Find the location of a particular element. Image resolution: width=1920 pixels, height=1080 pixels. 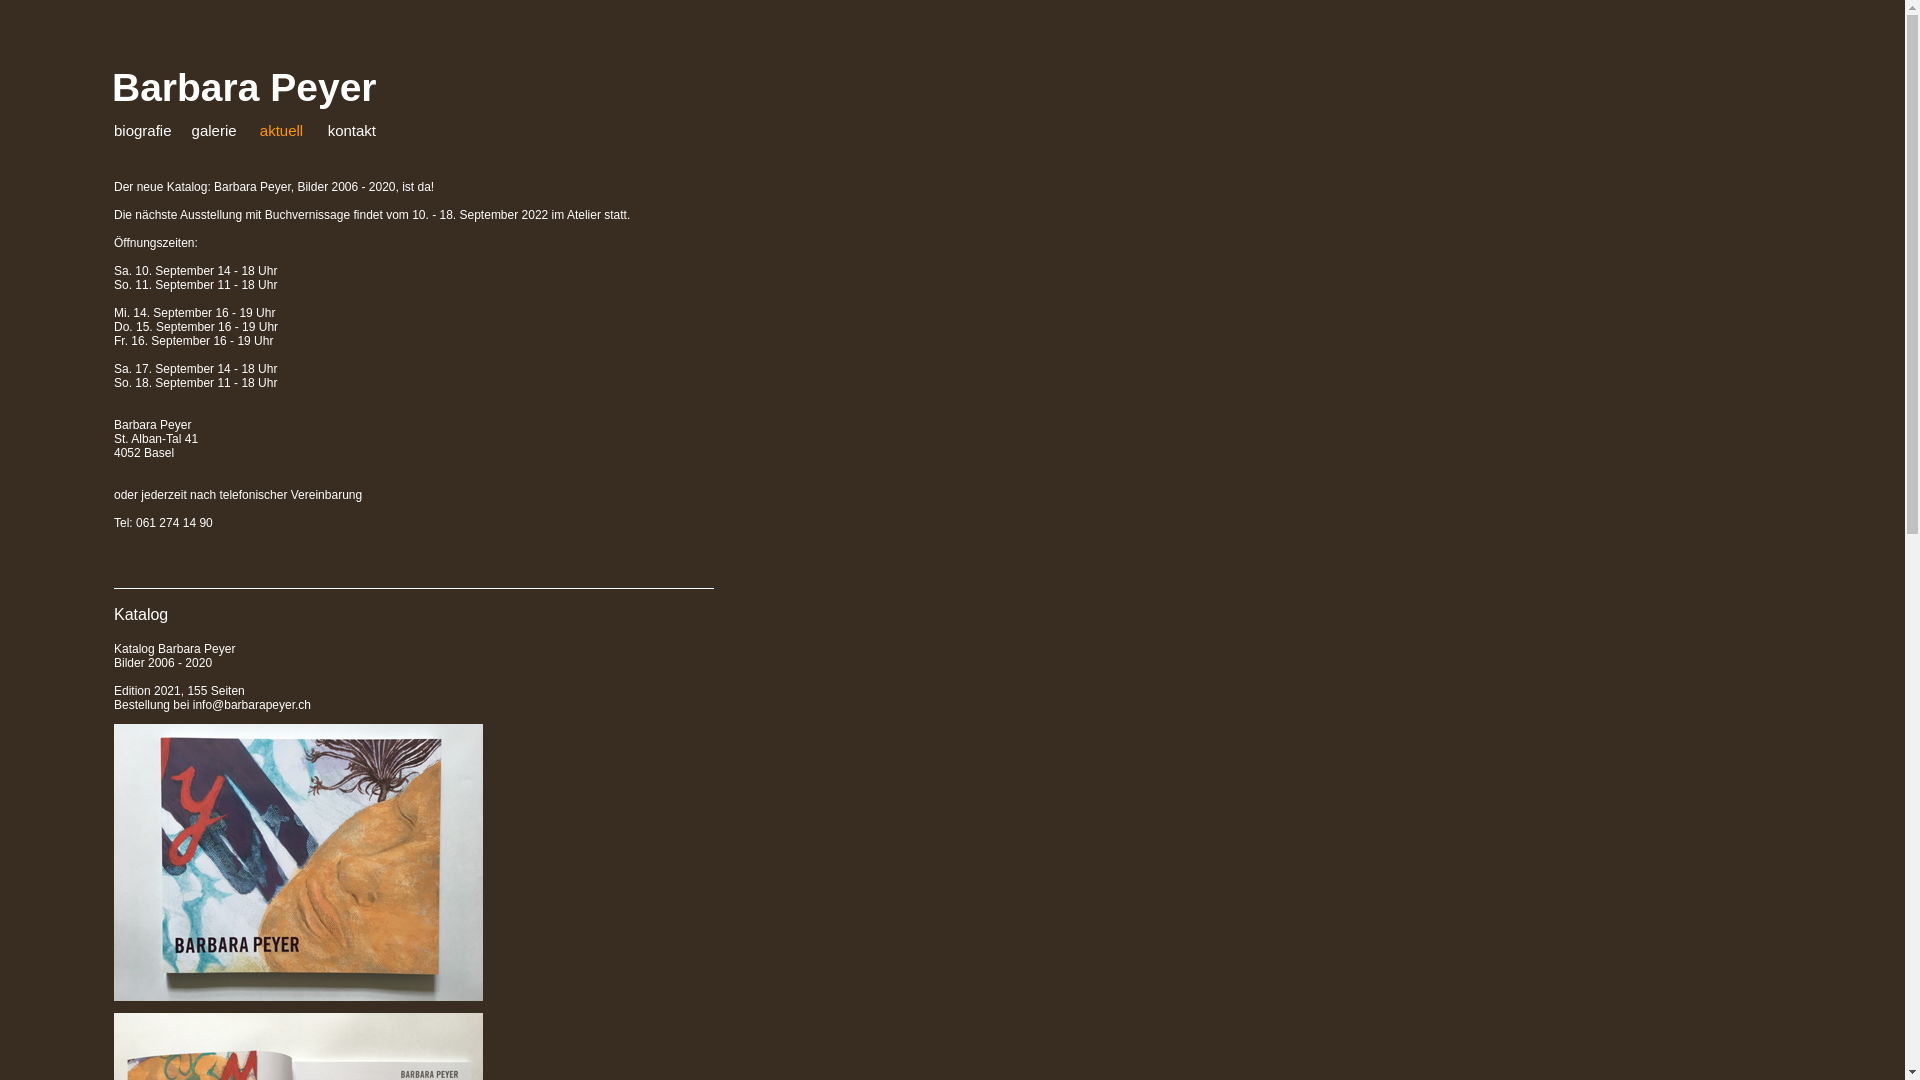

'Barbara Peyer' is located at coordinates (110, 86).